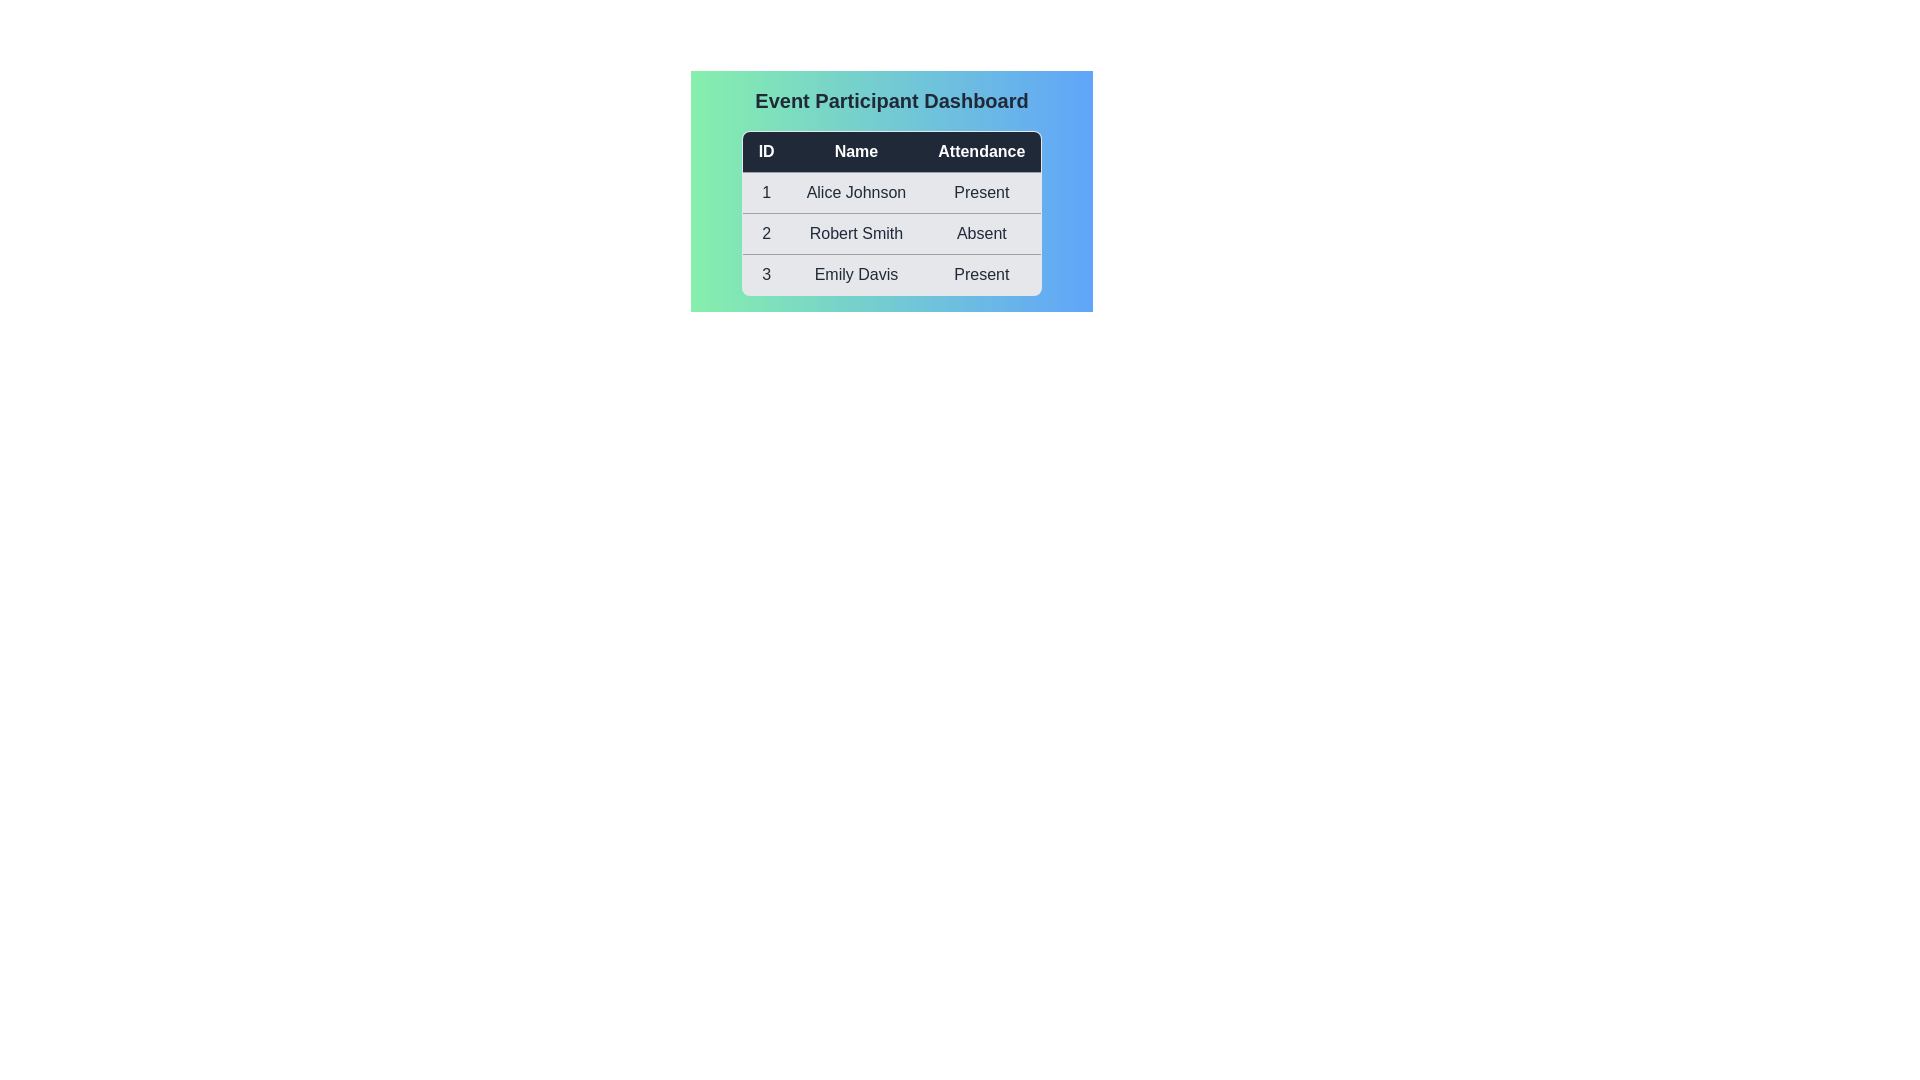 This screenshot has height=1080, width=1920. What do you see at coordinates (982, 233) in the screenshot?
I see `the text label displaying 'Absent' in black on a light gray background, located in the third column of the second row of the attendance table` at bounding box center [982, 233].